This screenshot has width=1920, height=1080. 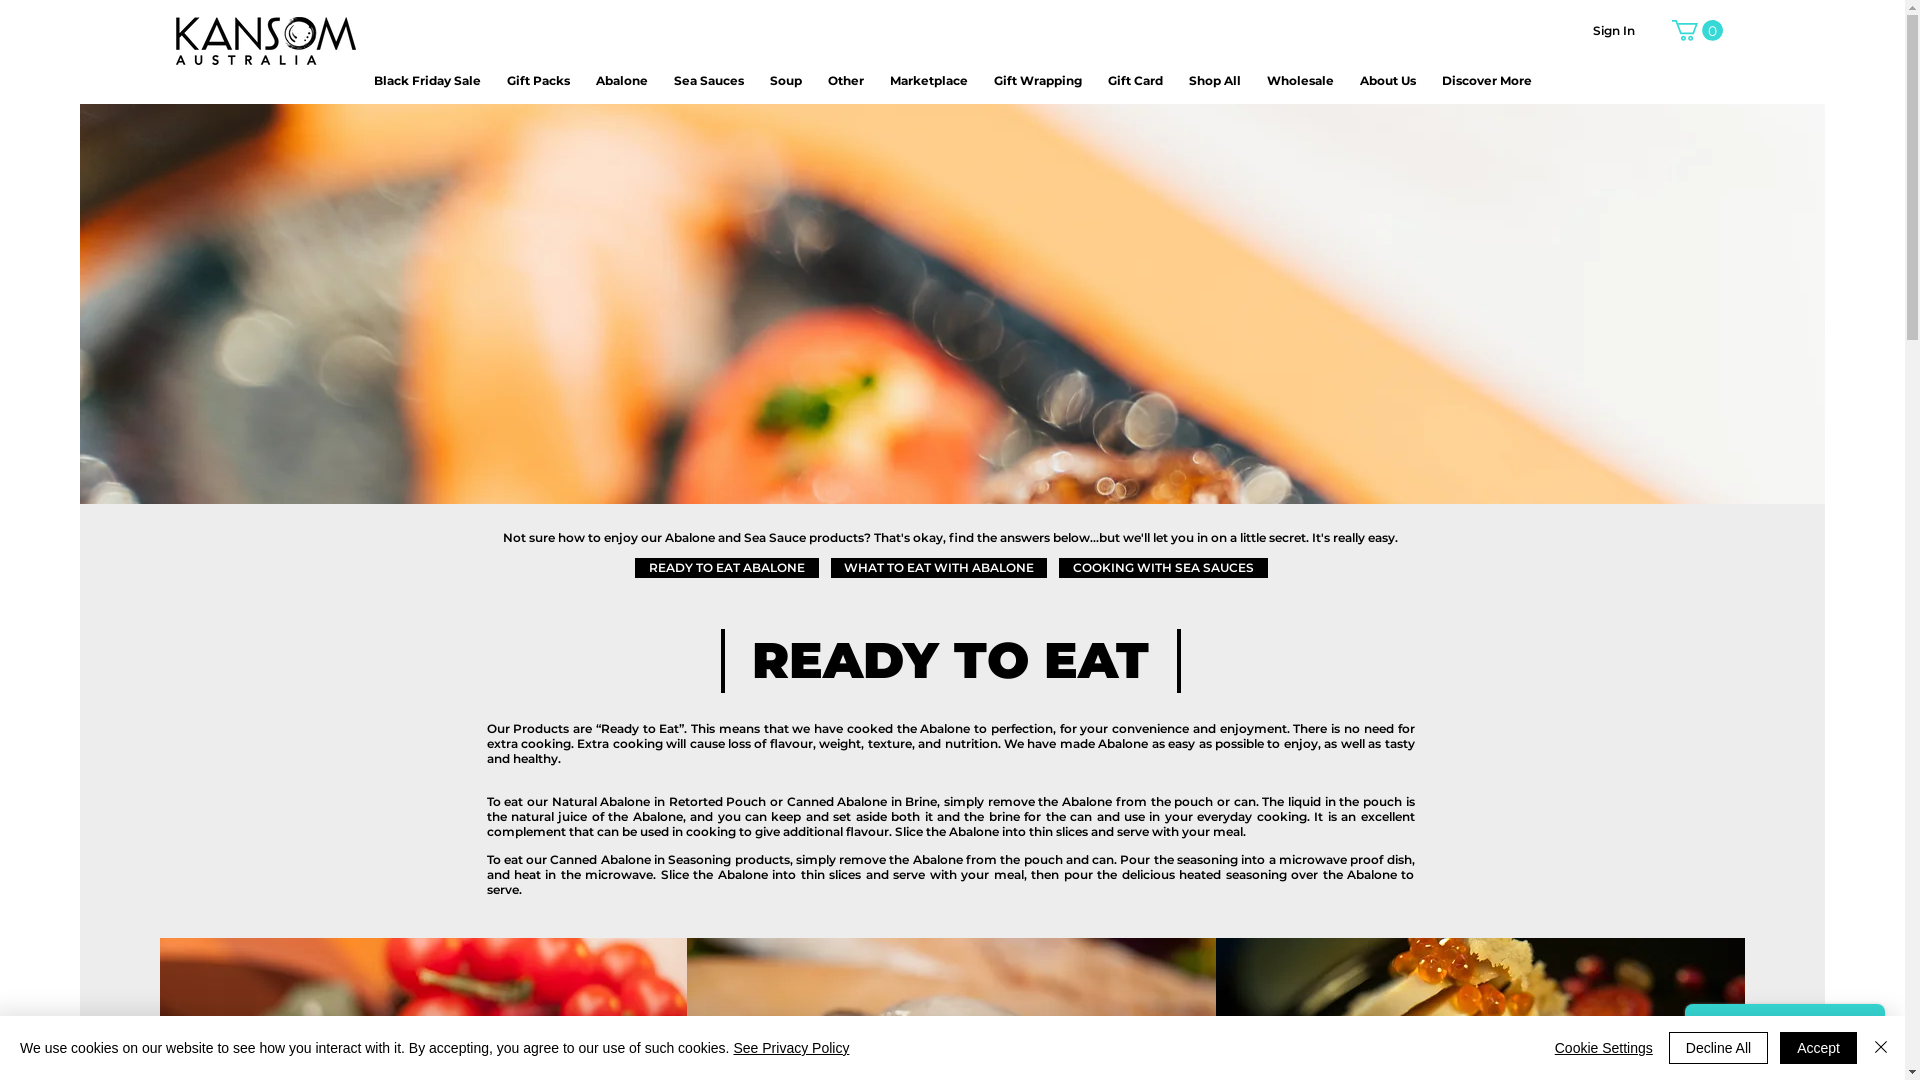 What do you see at coordinates (888, 79) in the screenshot?
I see `'Marketplace'` at bounding box center [888, 79].